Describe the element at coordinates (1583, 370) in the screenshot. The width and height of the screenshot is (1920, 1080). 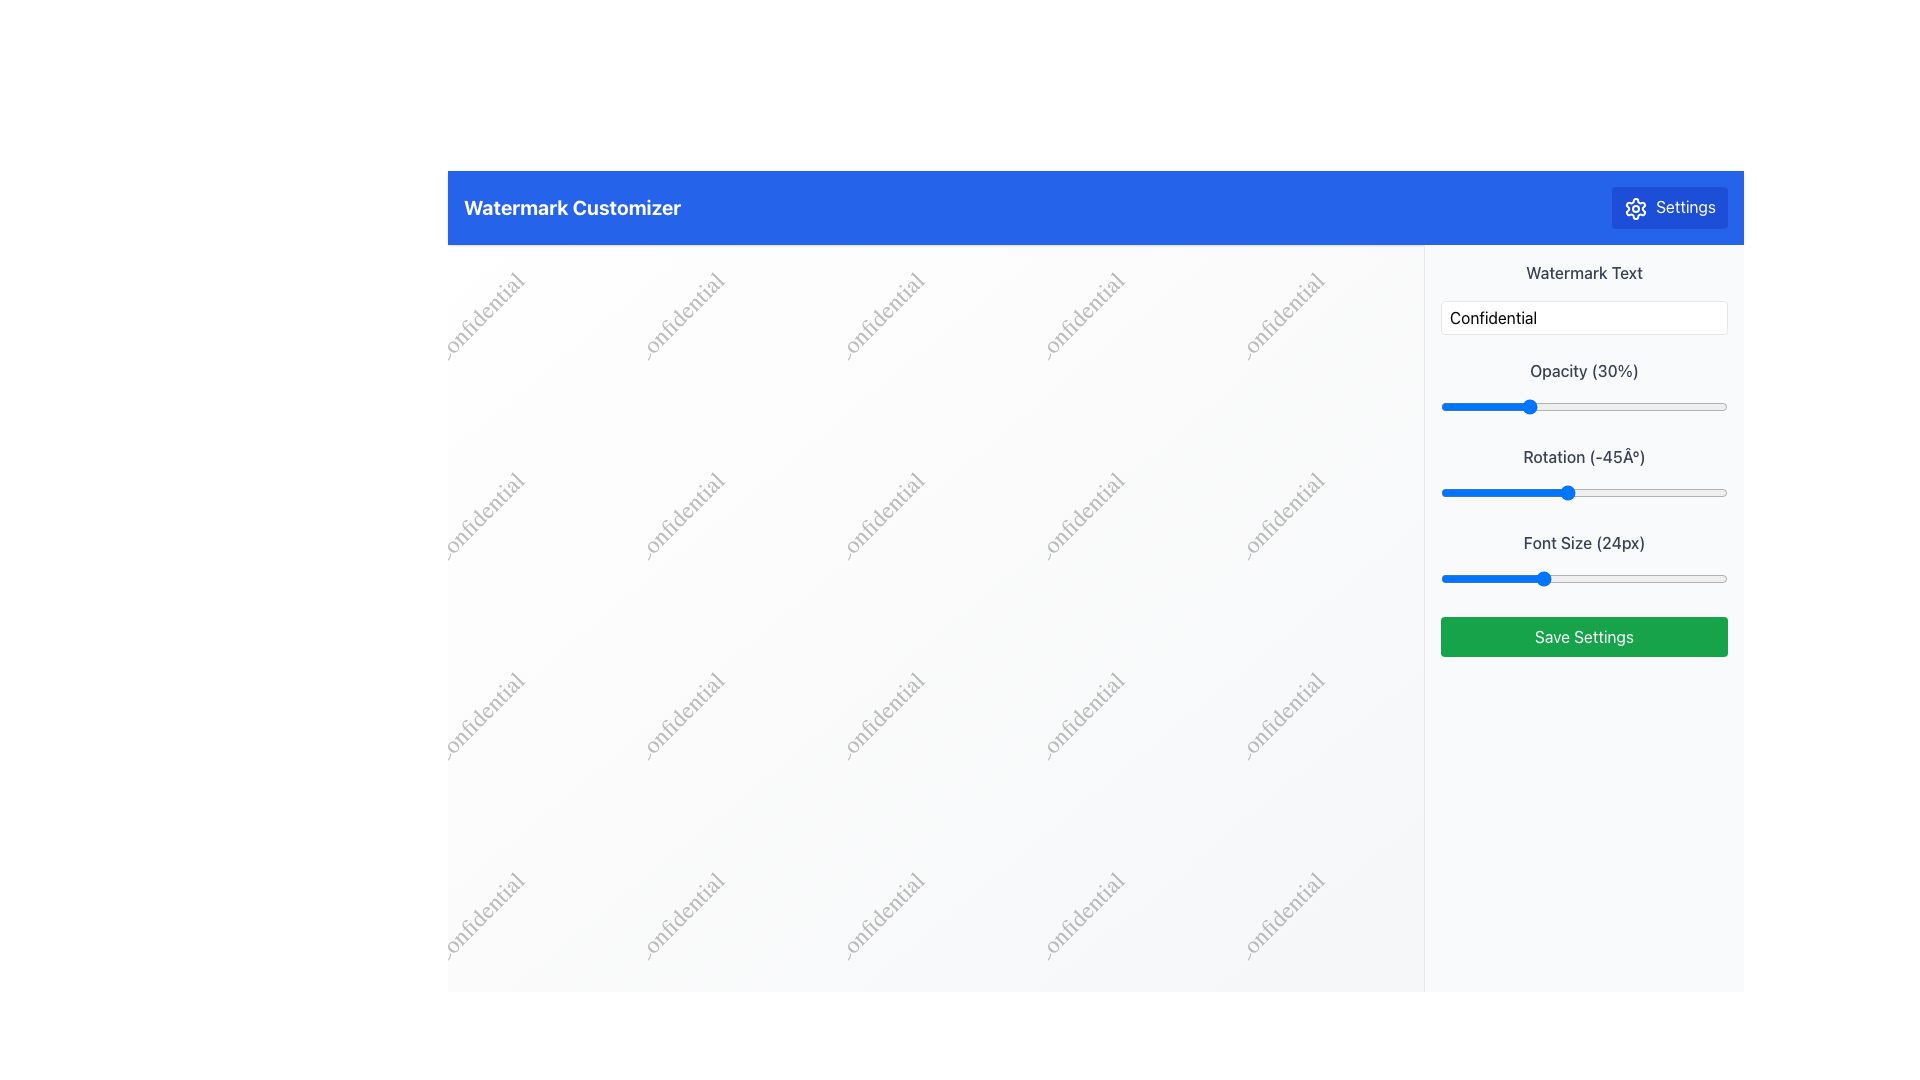
I see `the text label indicating the opacity value set to 30%, which is located above the opacity slider in the vertical layout of controls` at that location.